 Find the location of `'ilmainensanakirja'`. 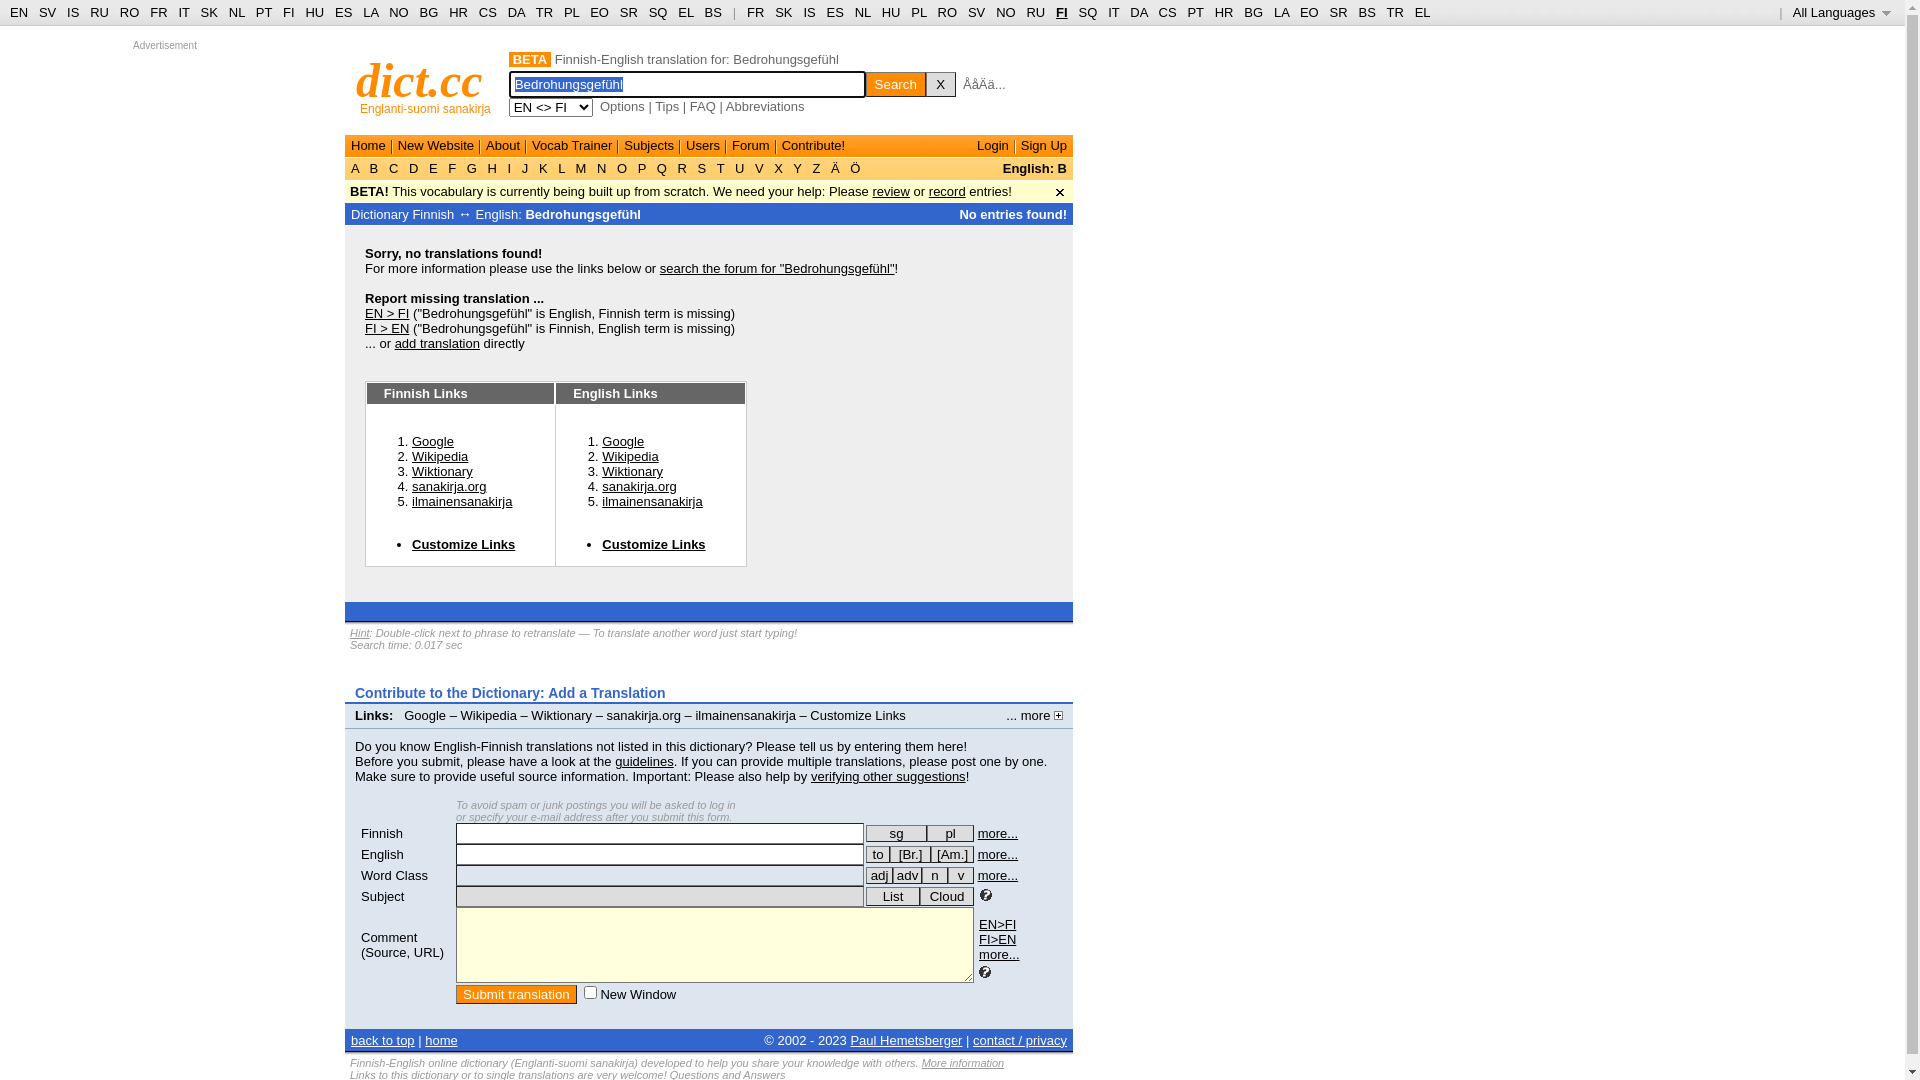

'ilmainensanakirja' is located at coordinates (460, 500).